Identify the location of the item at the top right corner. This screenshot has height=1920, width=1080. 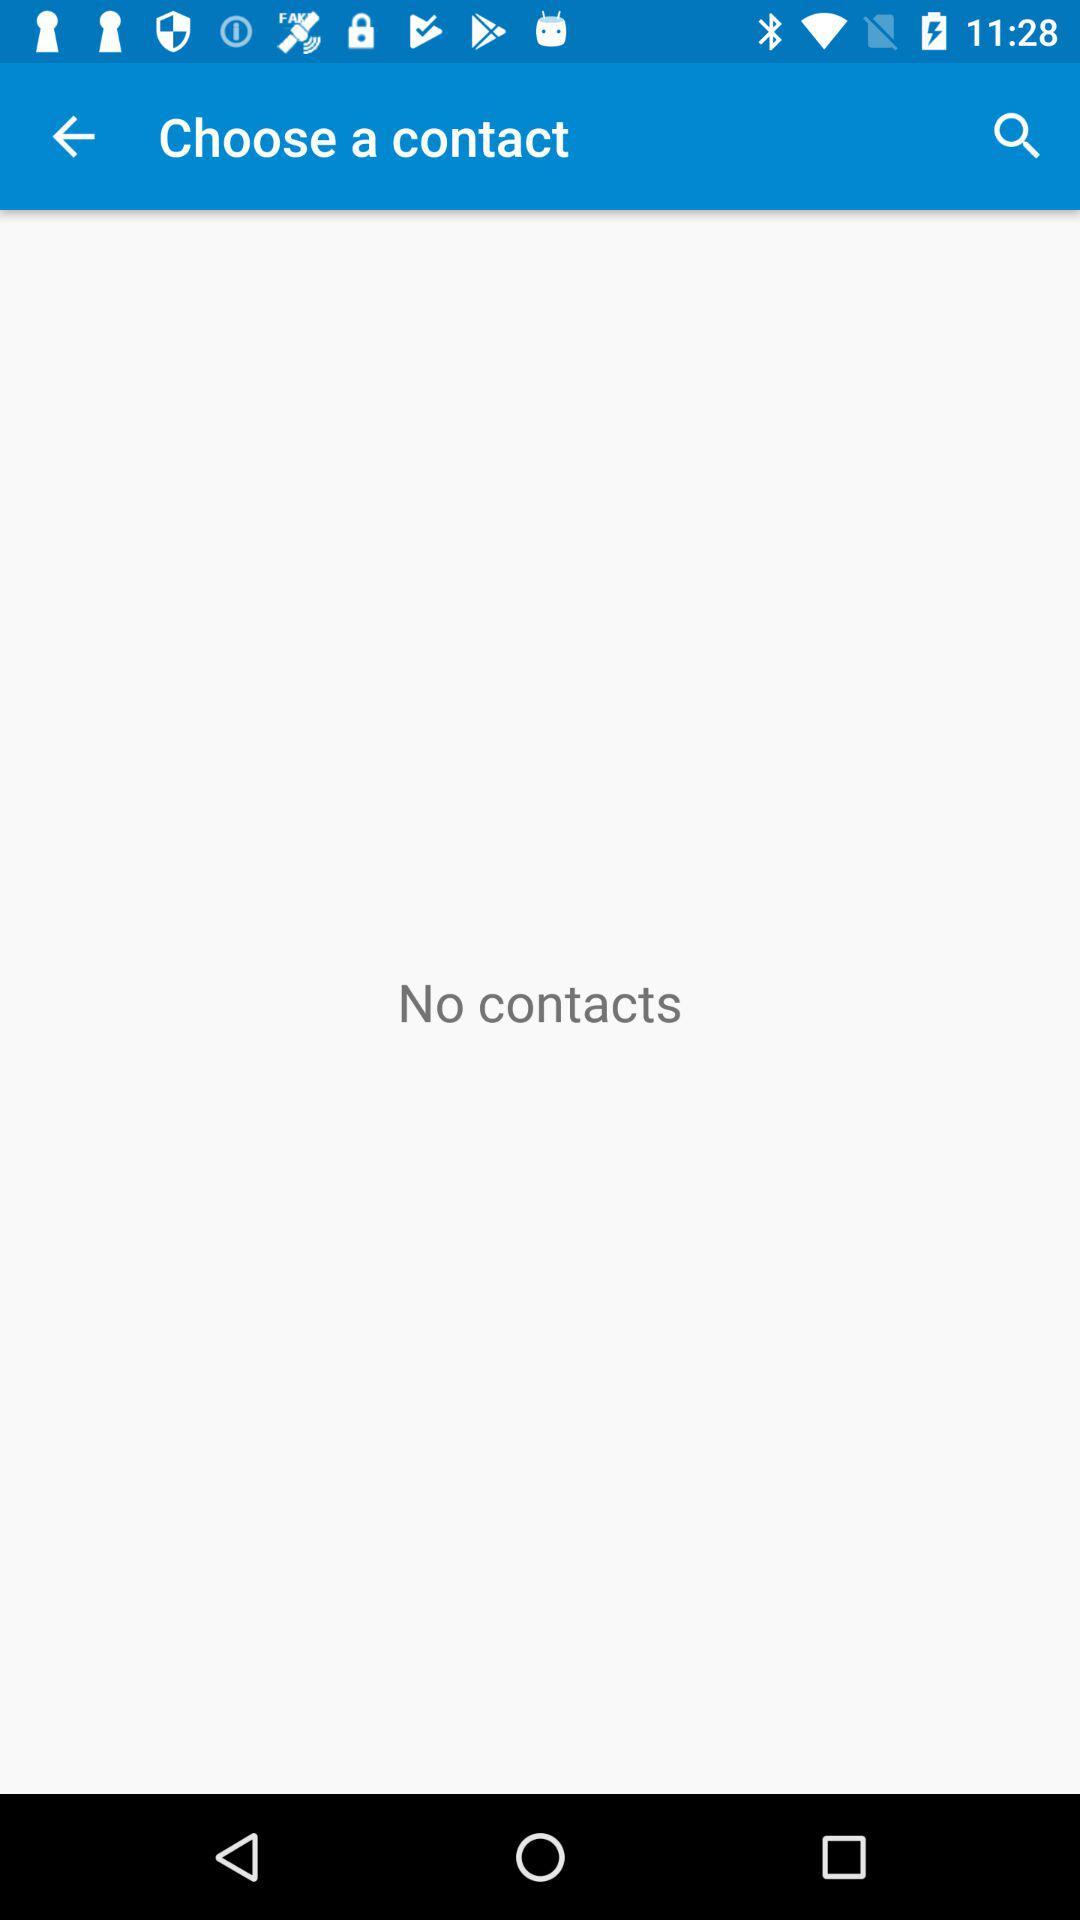
(1017, 135).